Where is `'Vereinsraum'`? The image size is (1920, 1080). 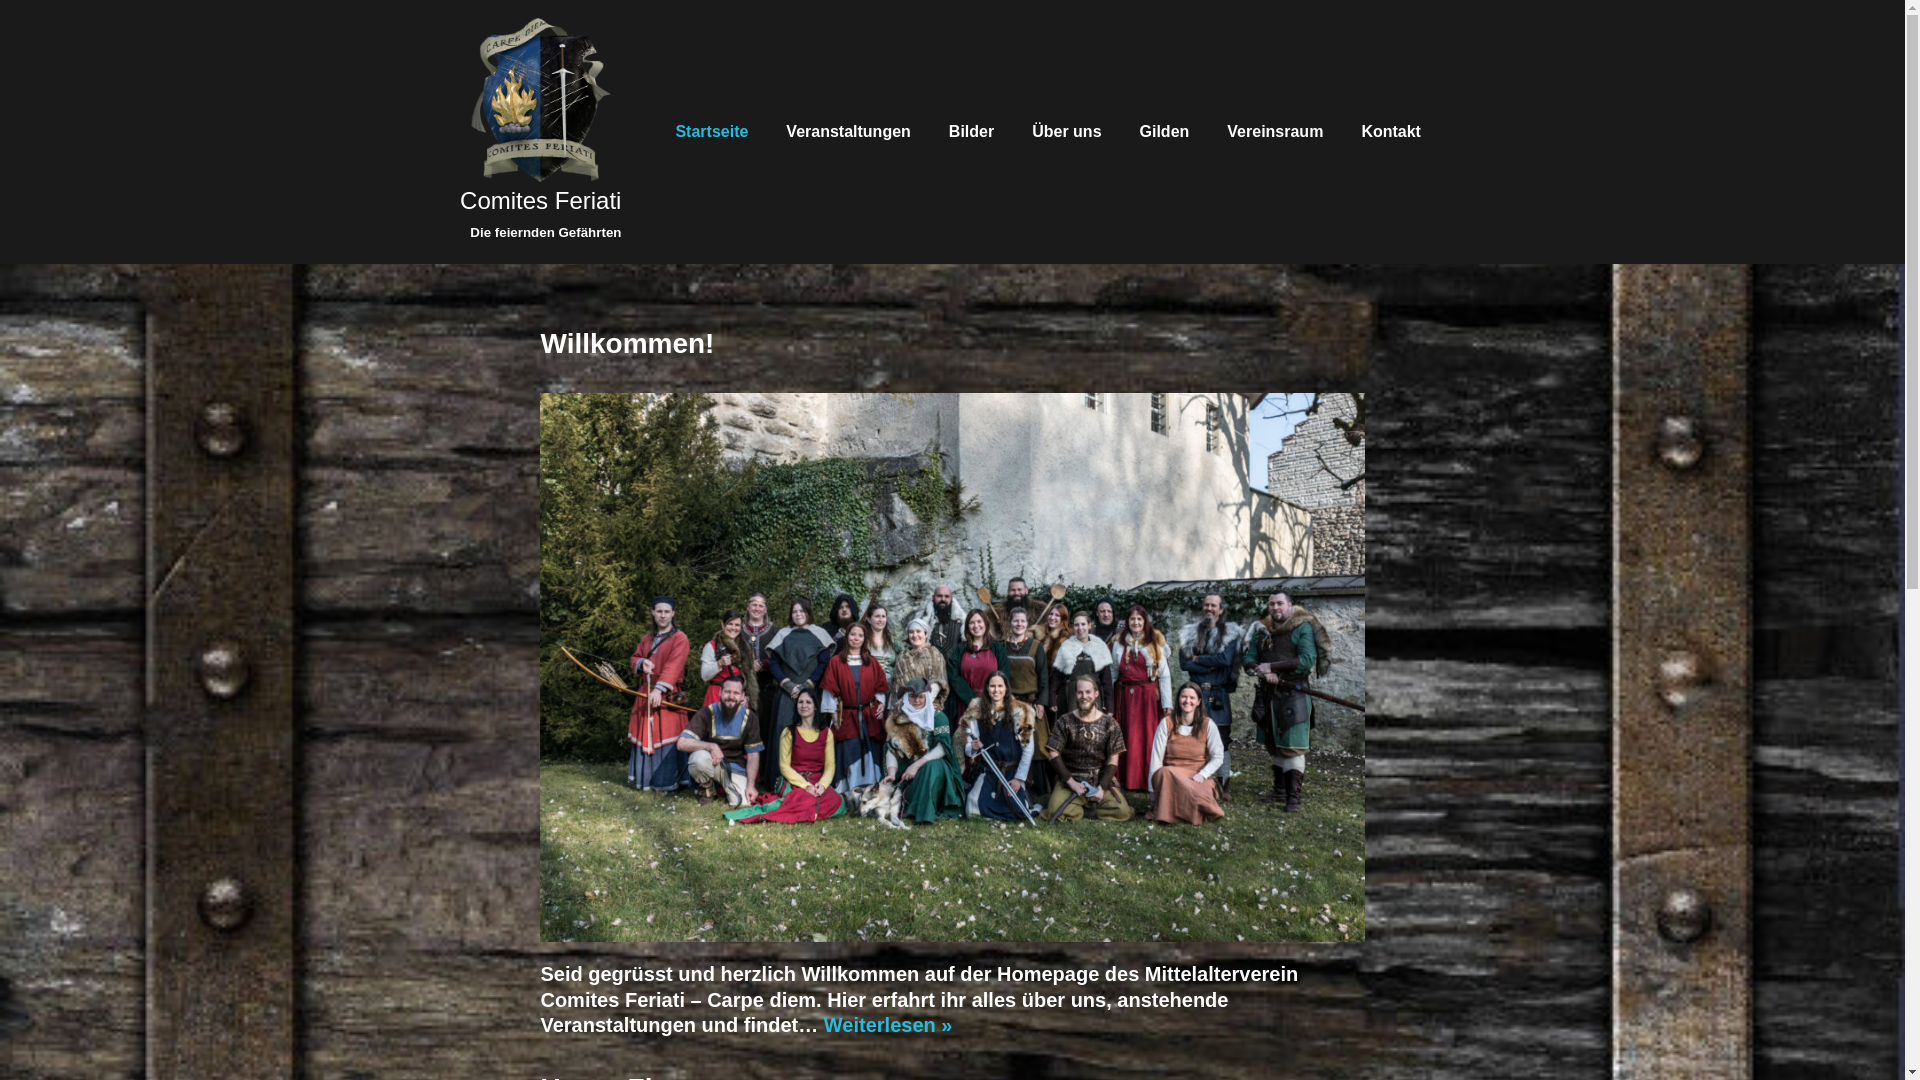 'Vereinsraum' is located at coordinates (1274, 131).